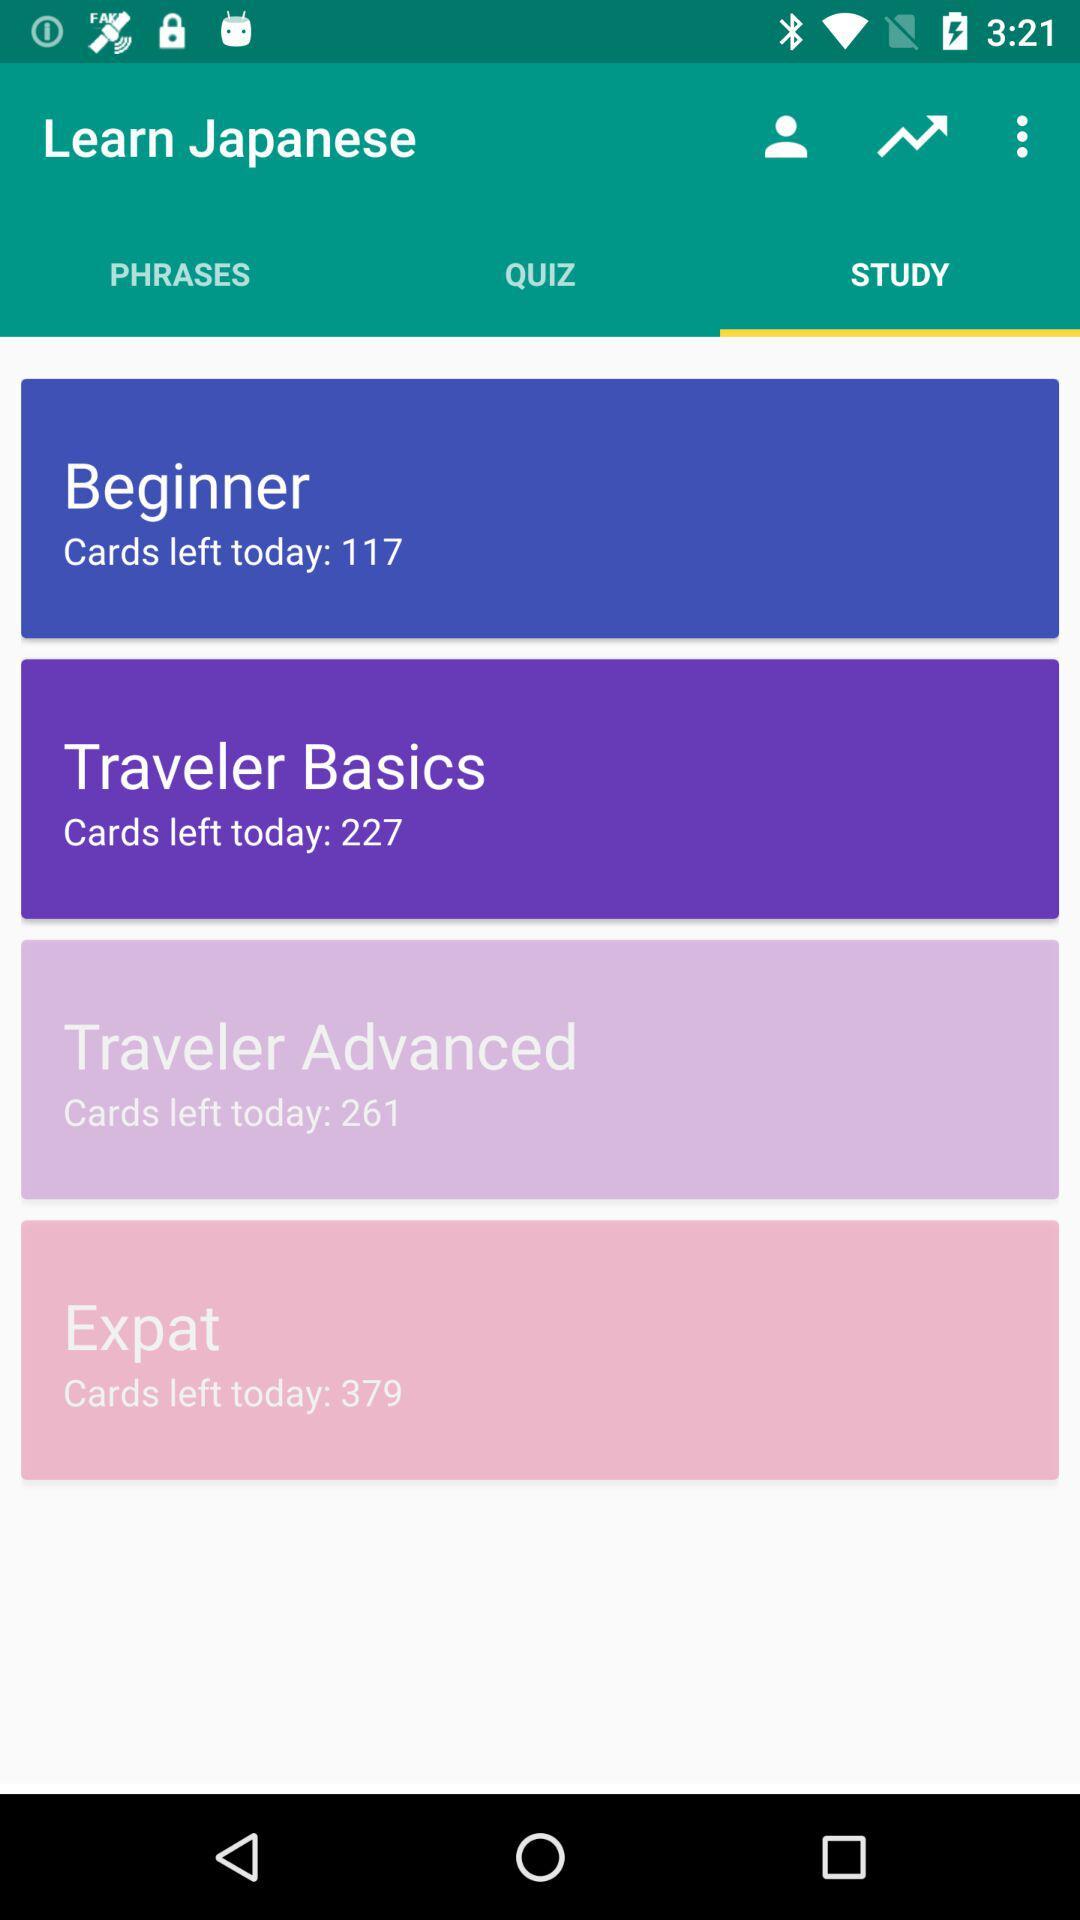 The height and width of the screenshot is (1920, 1080). I want to click on the icon above the beginner icon, so click(180, 272).